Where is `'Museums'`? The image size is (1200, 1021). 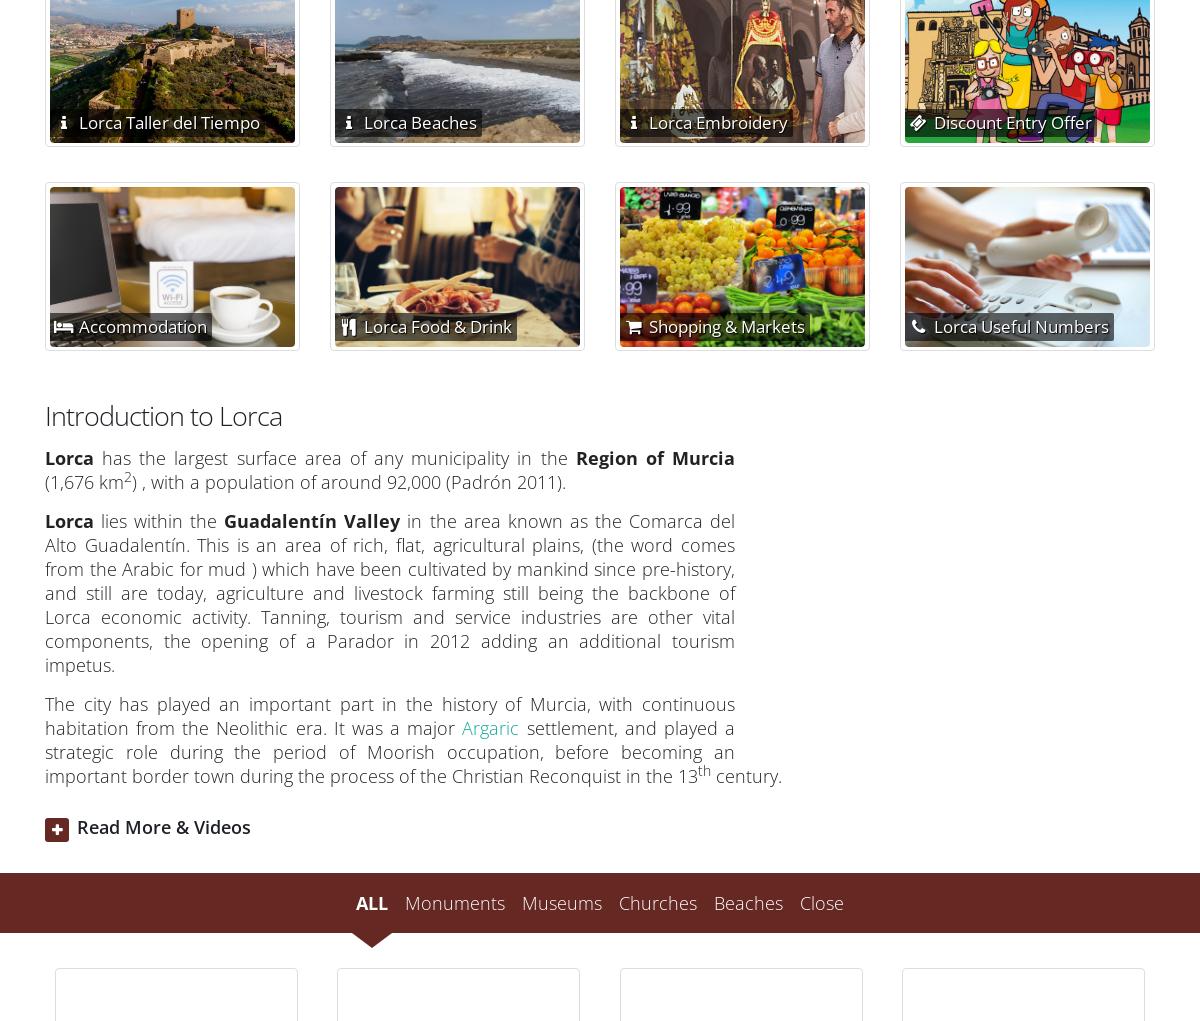
'Museums' is located at coordinates (560, 900).